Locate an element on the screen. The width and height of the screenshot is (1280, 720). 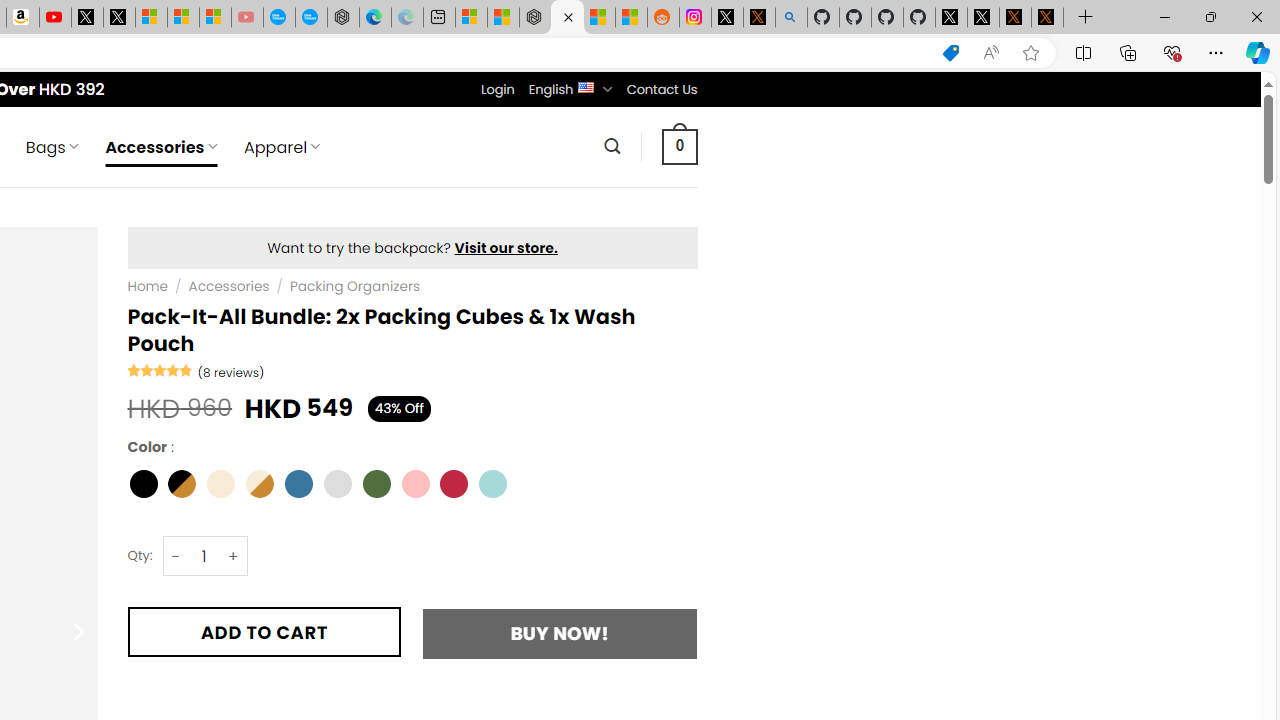
'Day 1: Arriving in Yemen (surreal to be here) - YouTube' is located at coordinates (55, 17).